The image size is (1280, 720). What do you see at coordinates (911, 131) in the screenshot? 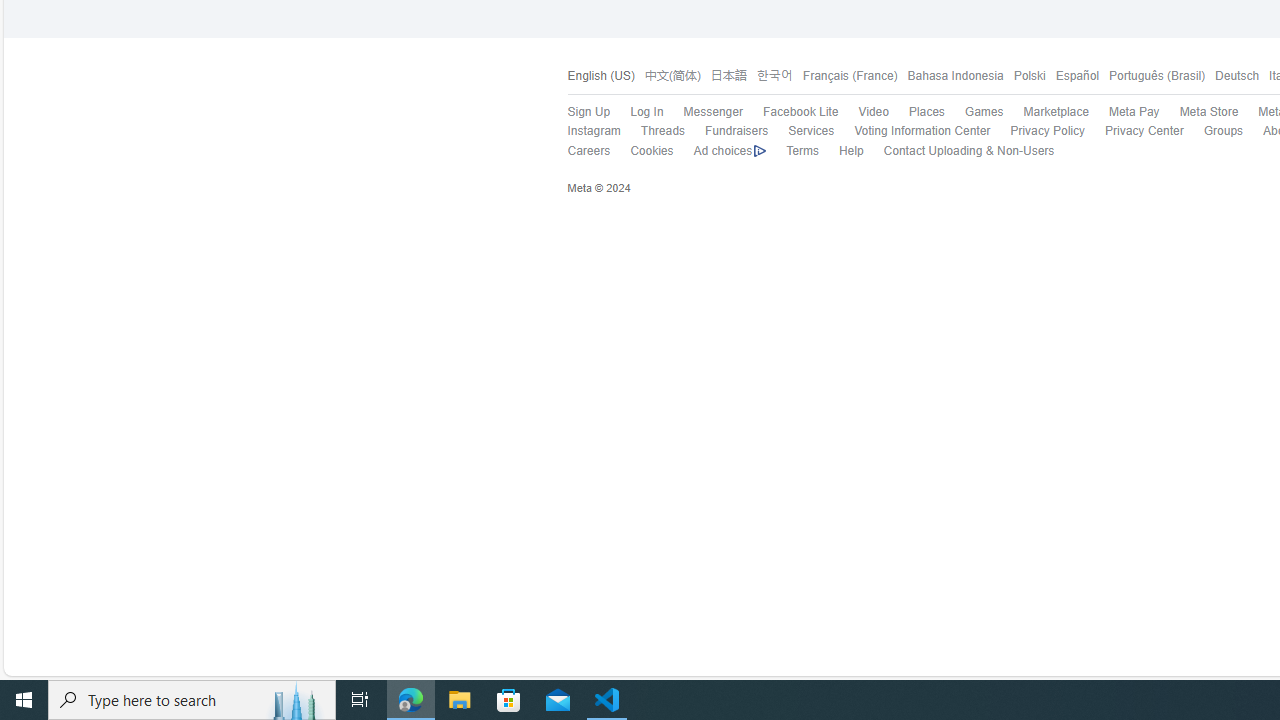
I see `'Voting Information Center'` at bounding box center [911, 131].